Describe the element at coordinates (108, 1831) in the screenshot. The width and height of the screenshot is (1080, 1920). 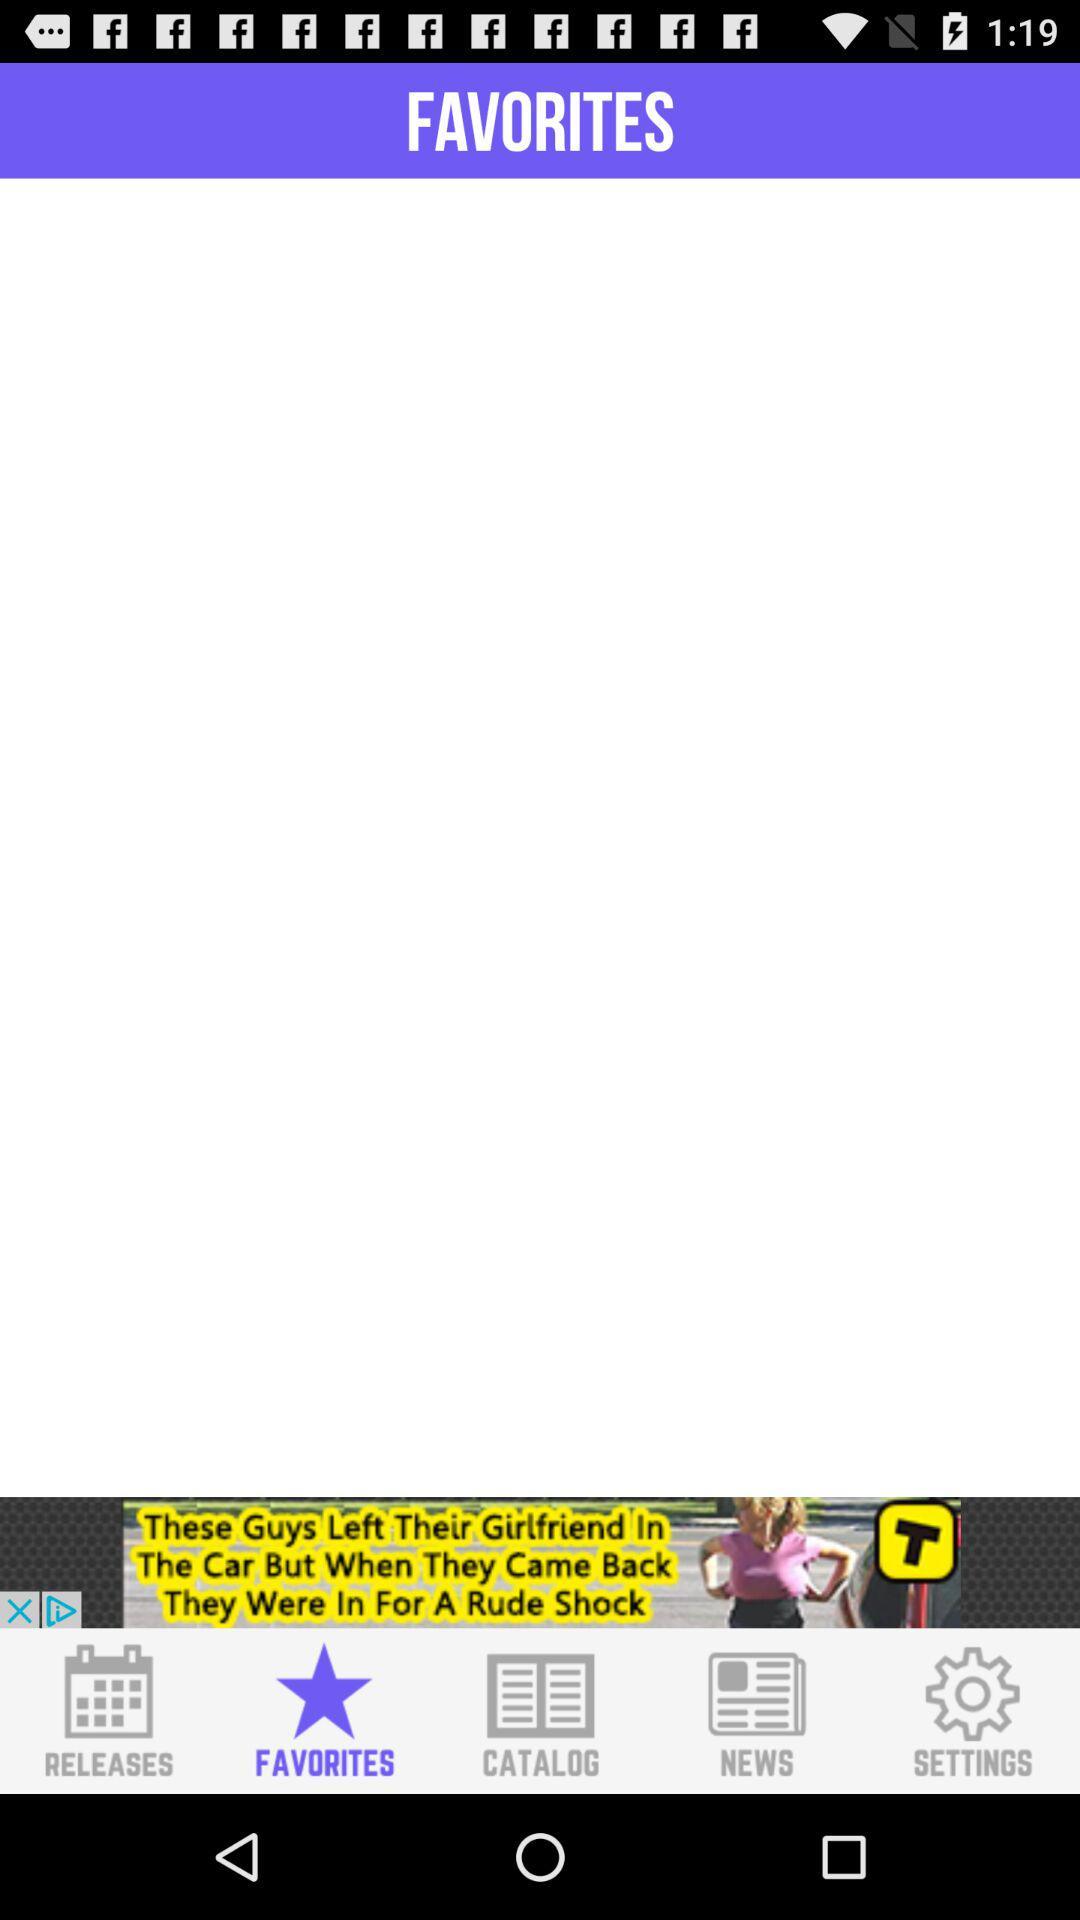
I see `the date_range icon` at that location.